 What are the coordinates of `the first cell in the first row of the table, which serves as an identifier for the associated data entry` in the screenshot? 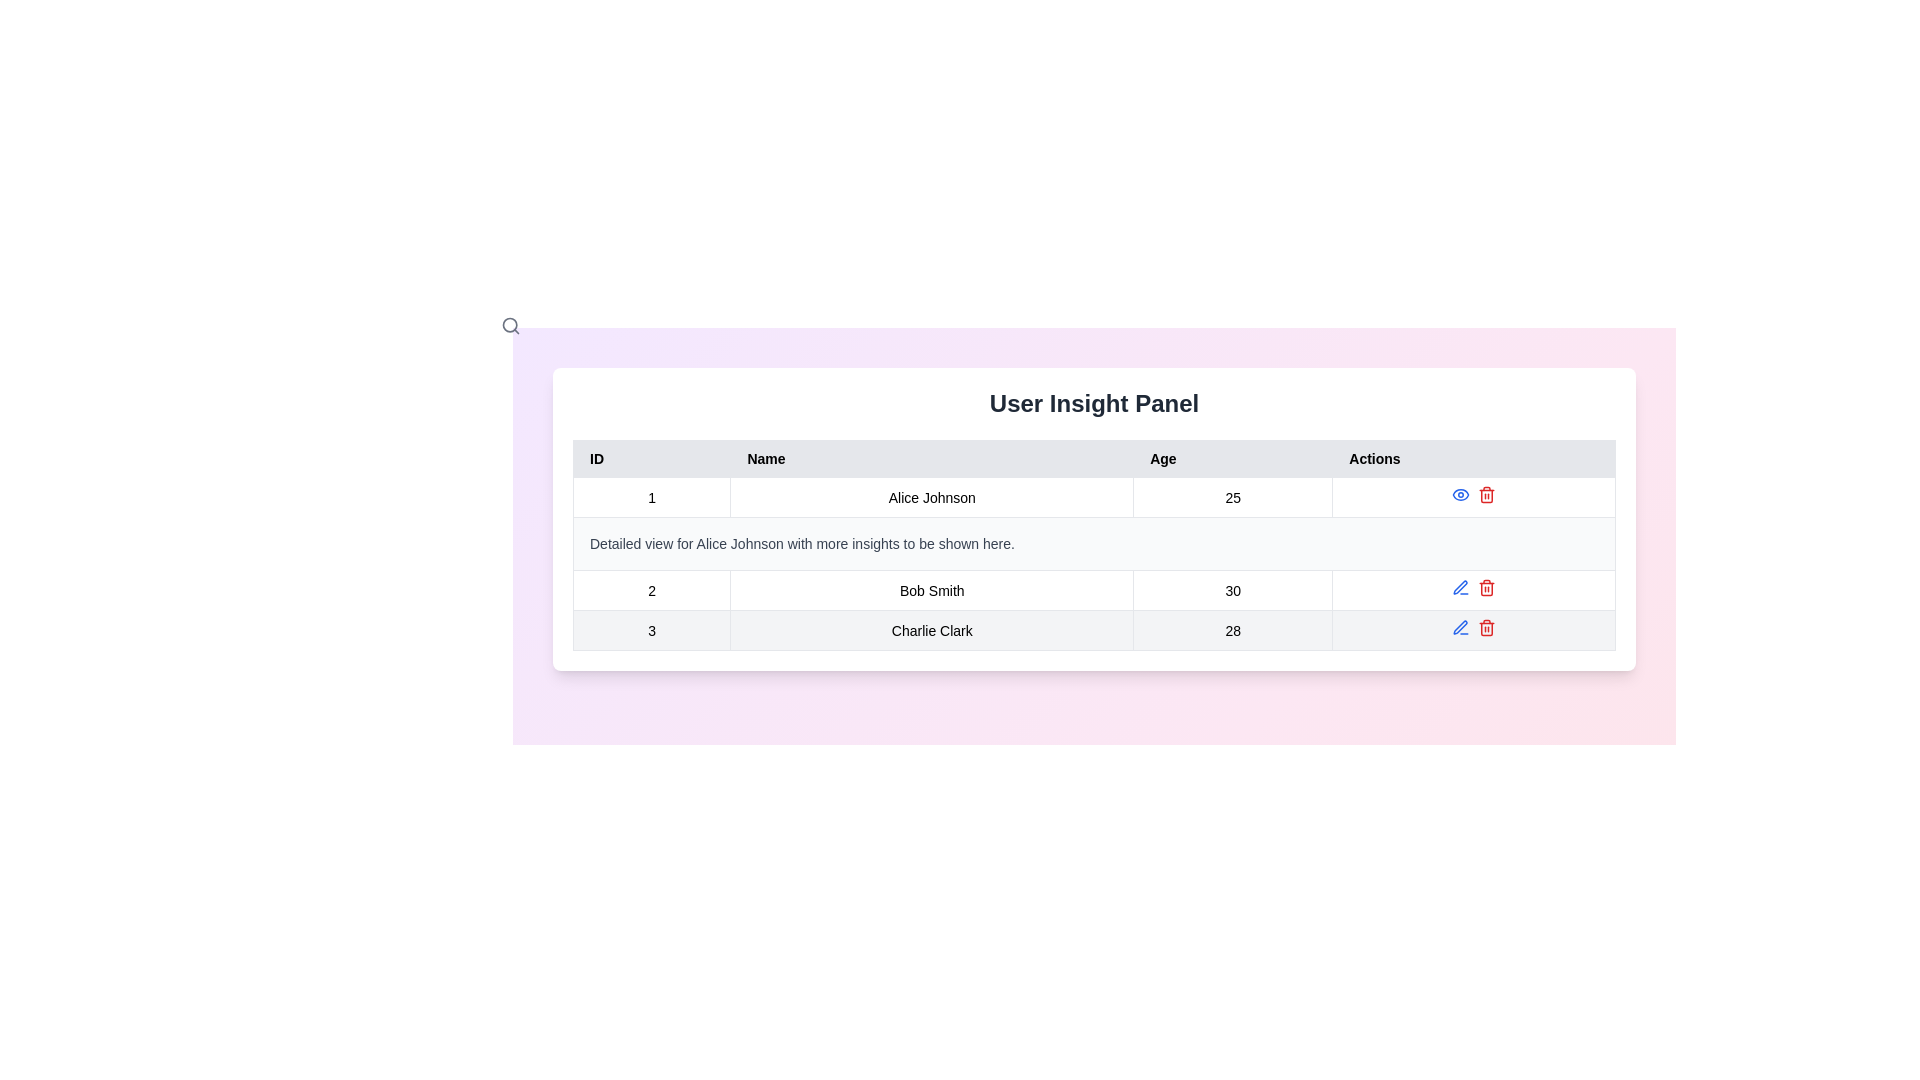 It's located at (652, 496).